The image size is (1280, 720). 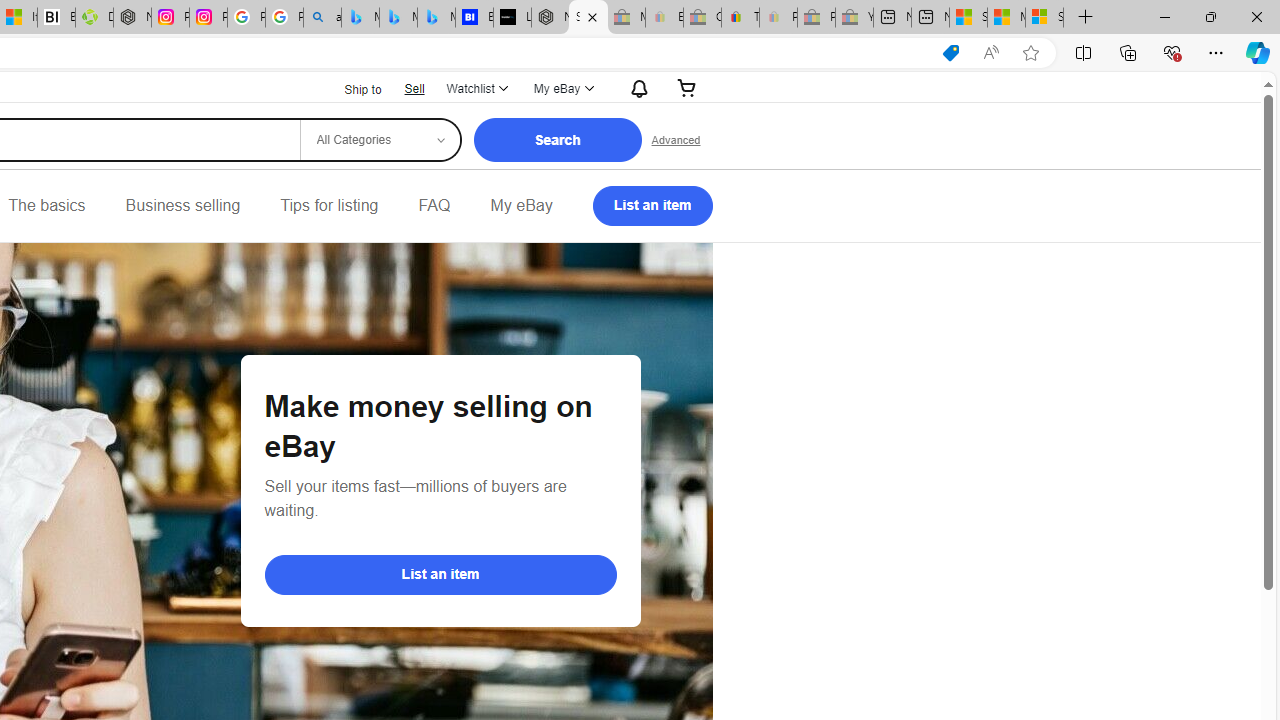 I want to click on 'Select a category for search', so click(x=379, y=139).